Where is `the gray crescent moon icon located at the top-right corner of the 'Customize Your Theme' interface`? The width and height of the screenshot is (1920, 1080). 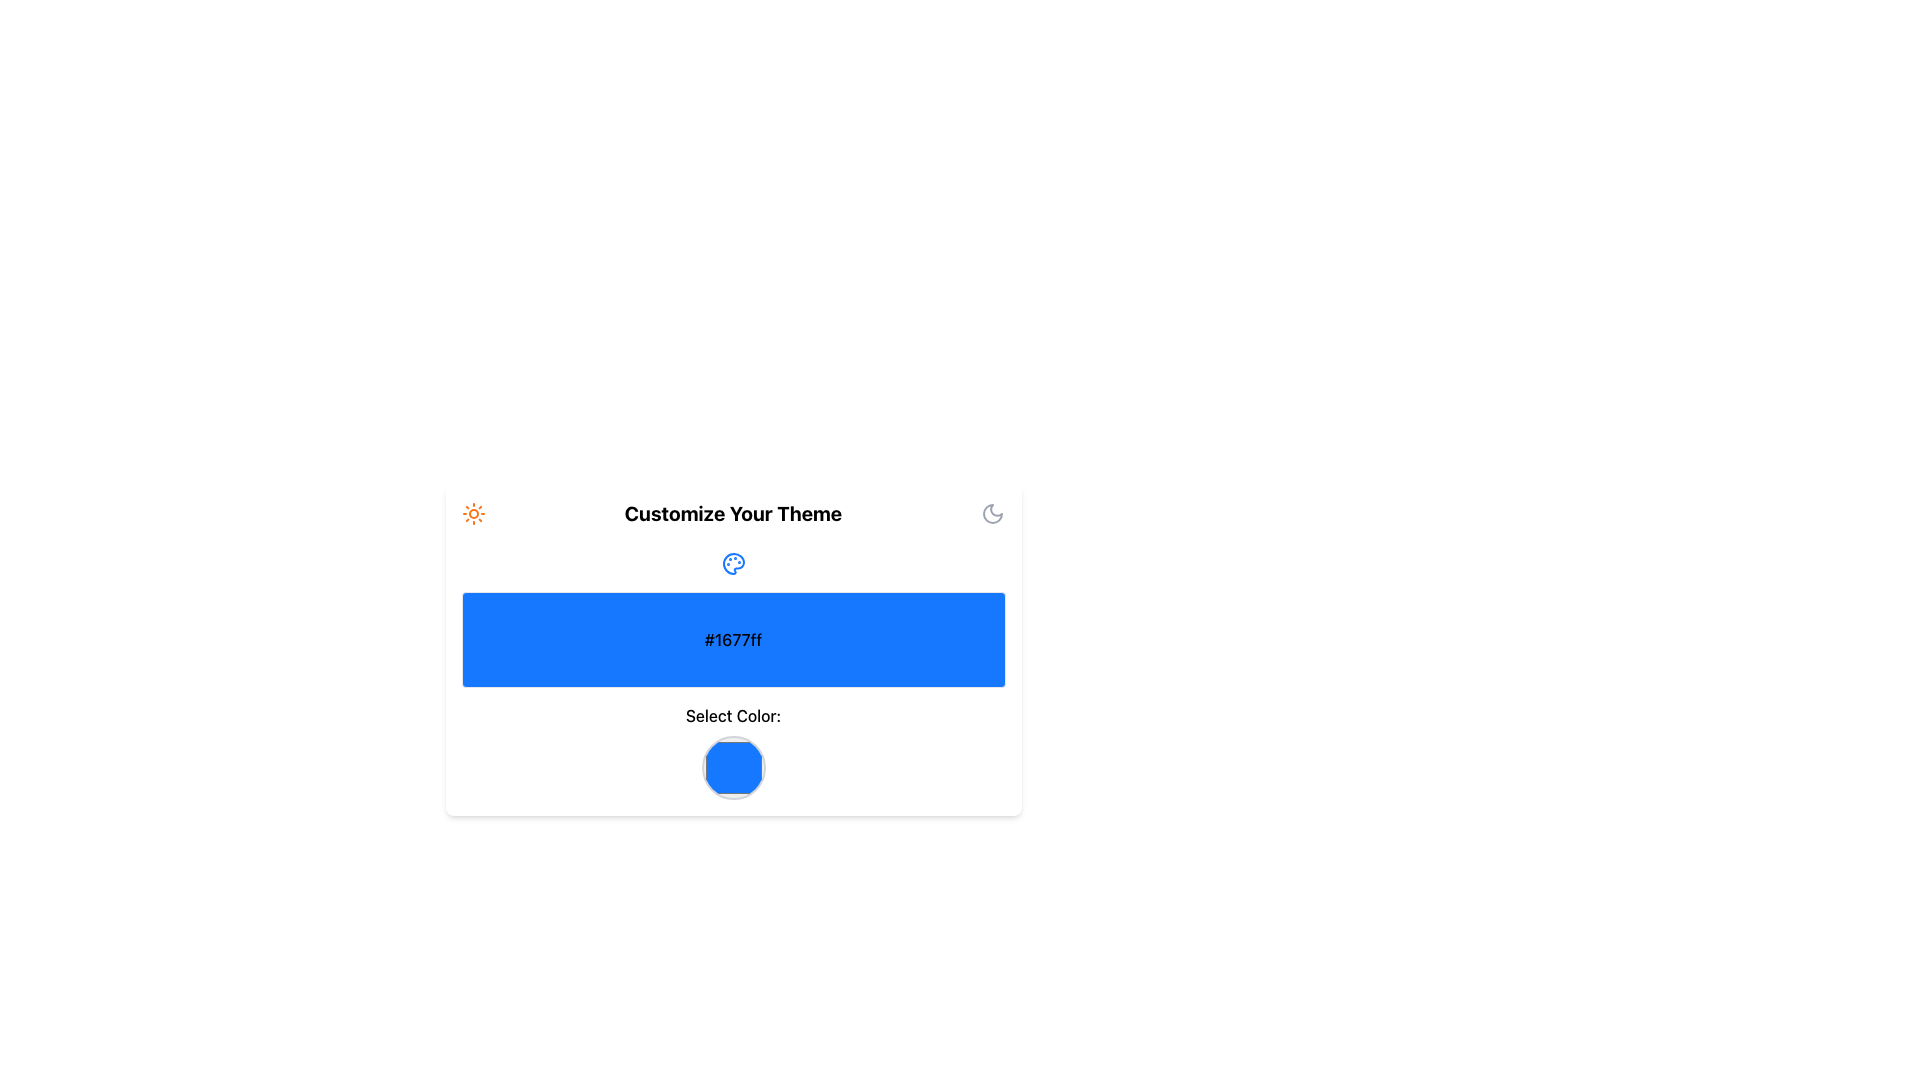 the gray crescent moon icon located at the top-right corner of the 'Customize Your Theme' interface is located at coordinates (993, 512).